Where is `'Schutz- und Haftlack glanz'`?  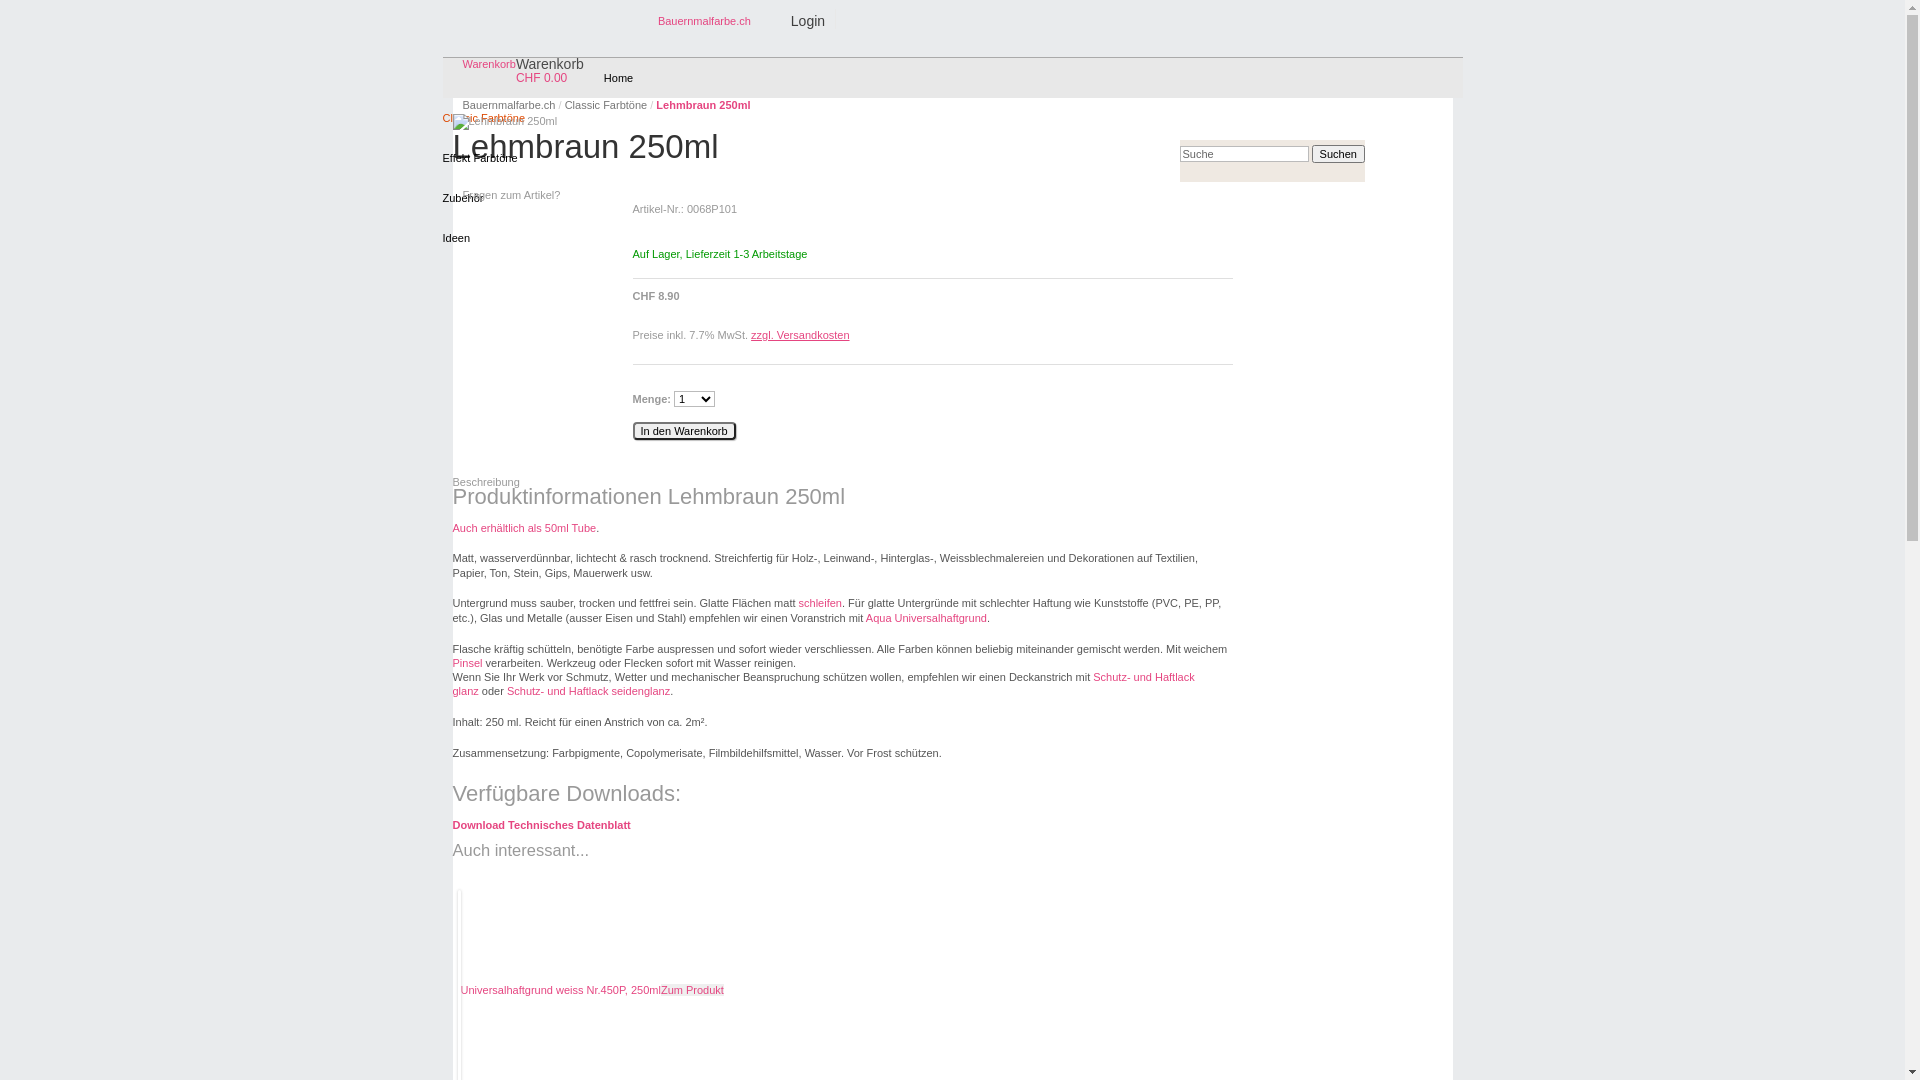 'Schutz- und Haftlack glanz' is located at coordinates (822, 682).